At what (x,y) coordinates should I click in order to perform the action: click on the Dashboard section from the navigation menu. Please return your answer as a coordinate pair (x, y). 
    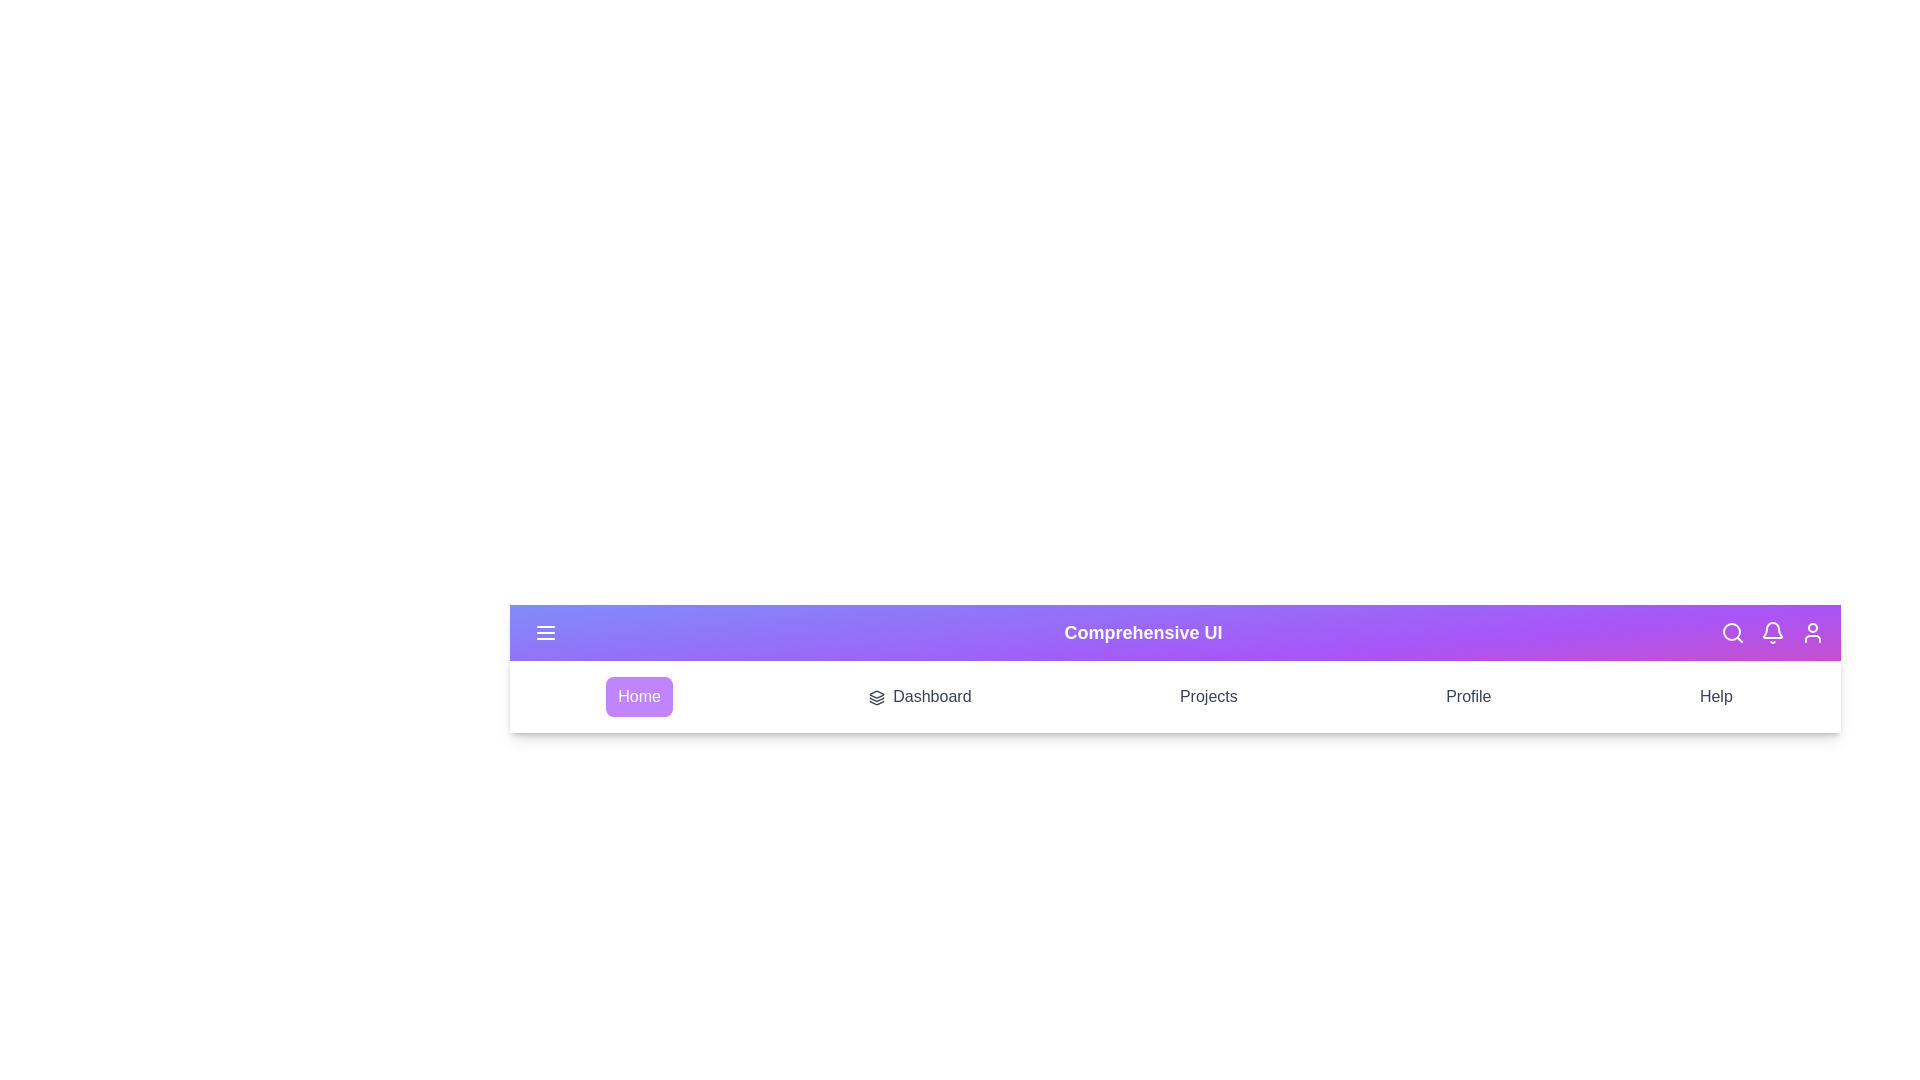
    Looking at the image, I should click on (919, 696).